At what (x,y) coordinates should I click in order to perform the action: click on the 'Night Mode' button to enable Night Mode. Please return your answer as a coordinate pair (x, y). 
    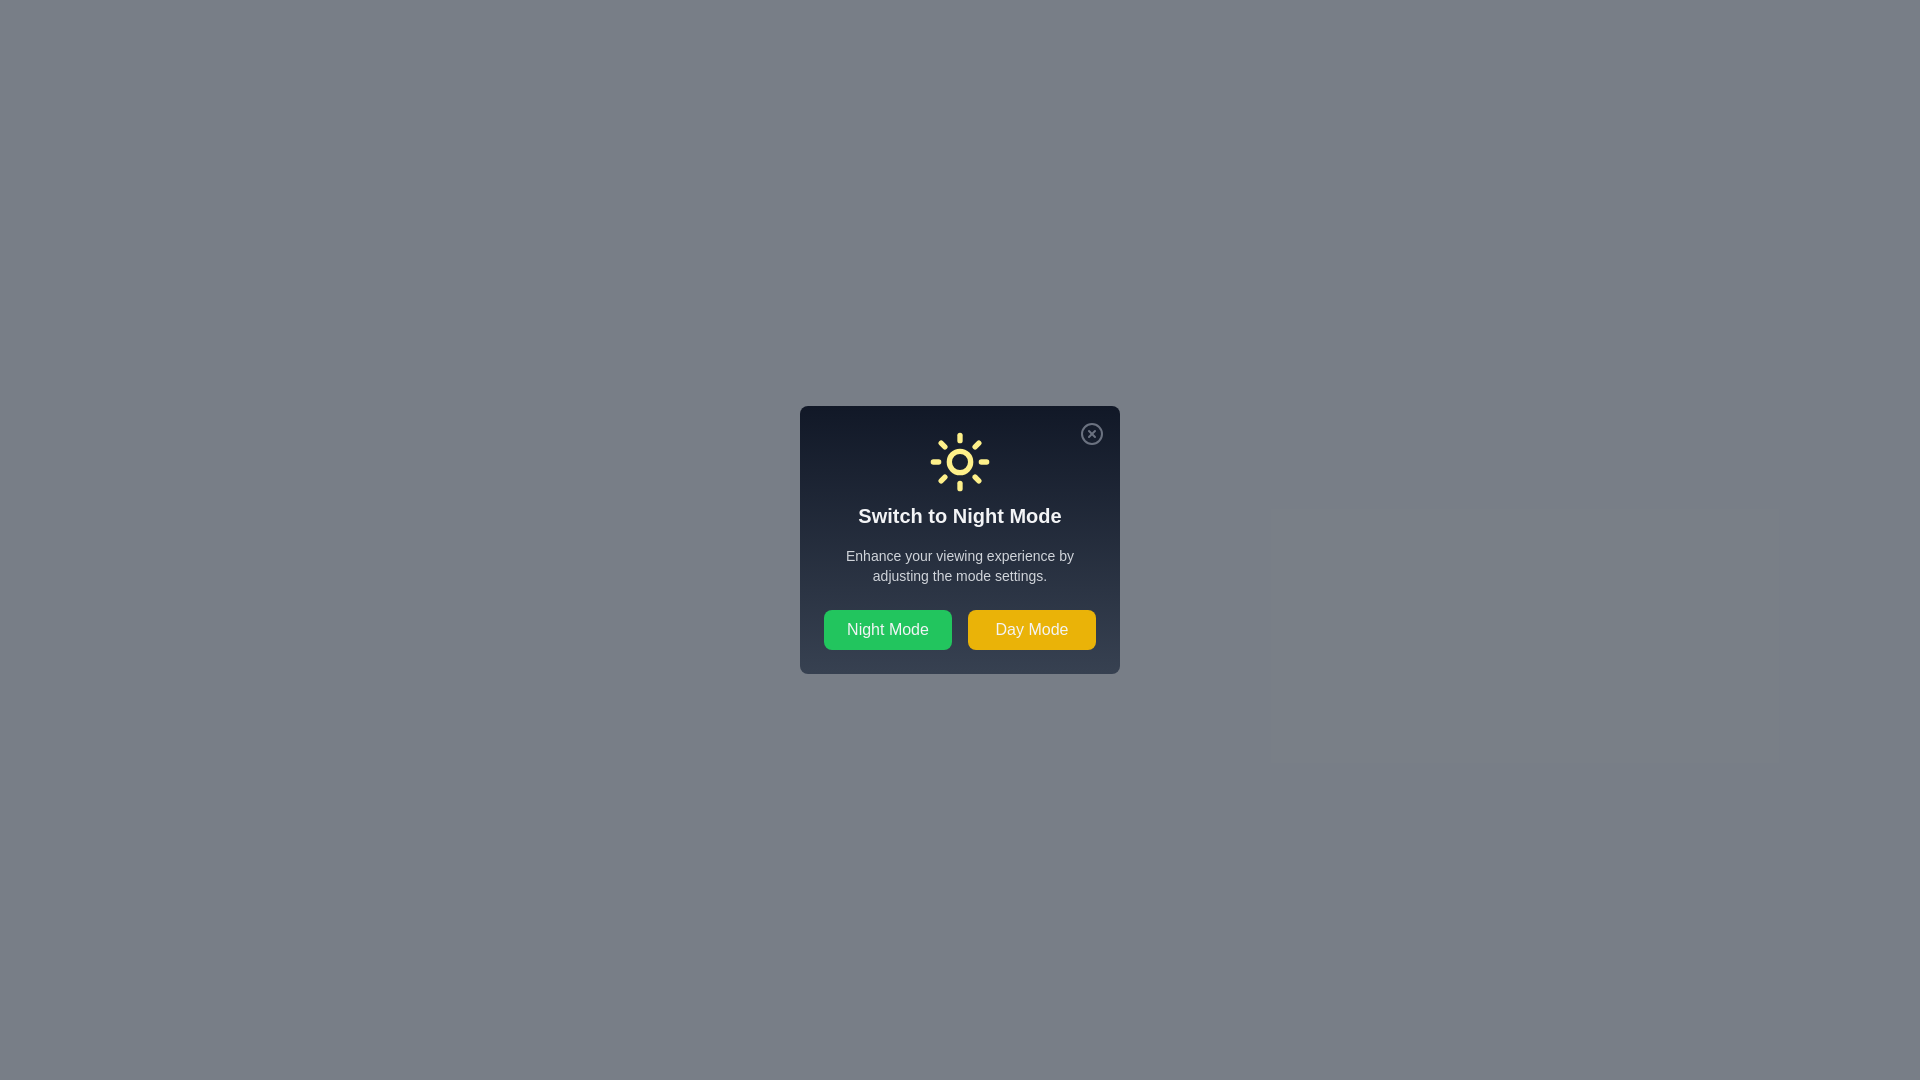
    Looking at the image, I should click on (887, 628).